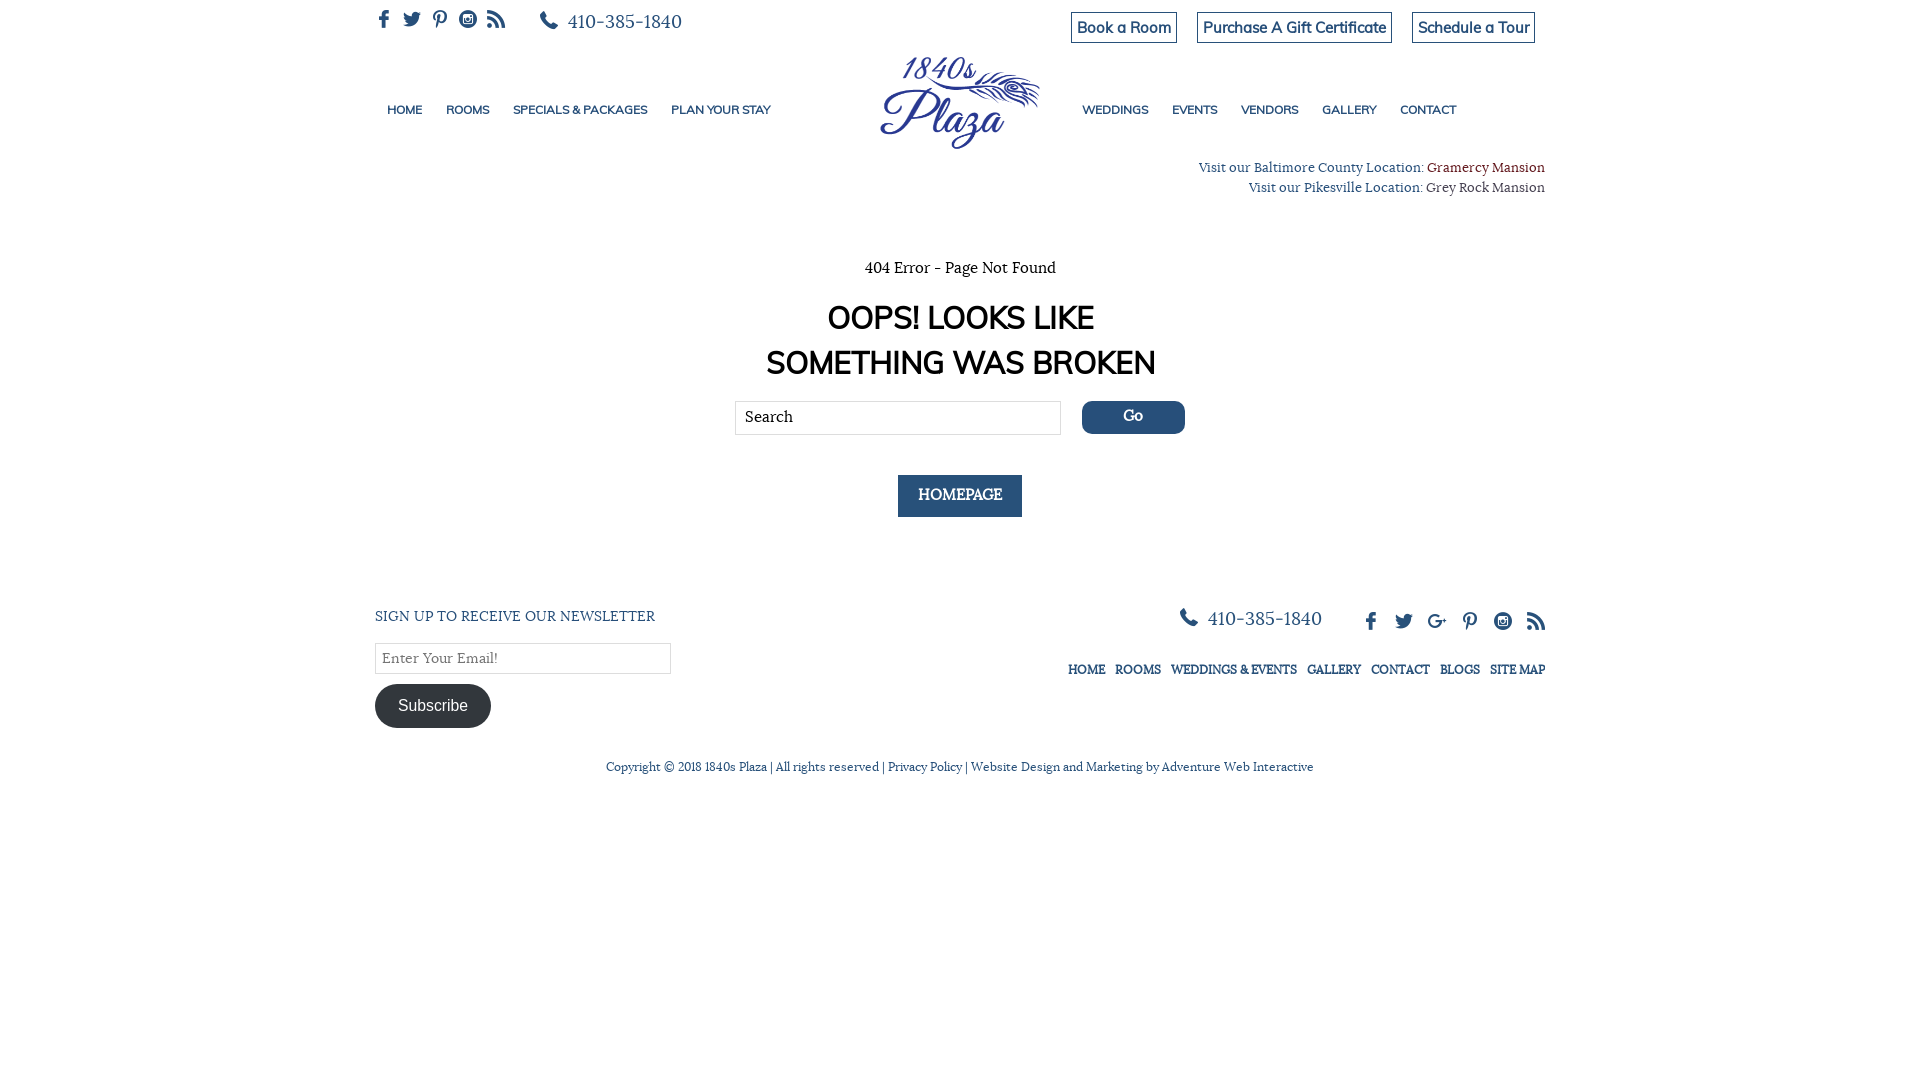 The width and height of the screenshot is (1920, 1080). I want to click on 'Go', so click(1133, 415).